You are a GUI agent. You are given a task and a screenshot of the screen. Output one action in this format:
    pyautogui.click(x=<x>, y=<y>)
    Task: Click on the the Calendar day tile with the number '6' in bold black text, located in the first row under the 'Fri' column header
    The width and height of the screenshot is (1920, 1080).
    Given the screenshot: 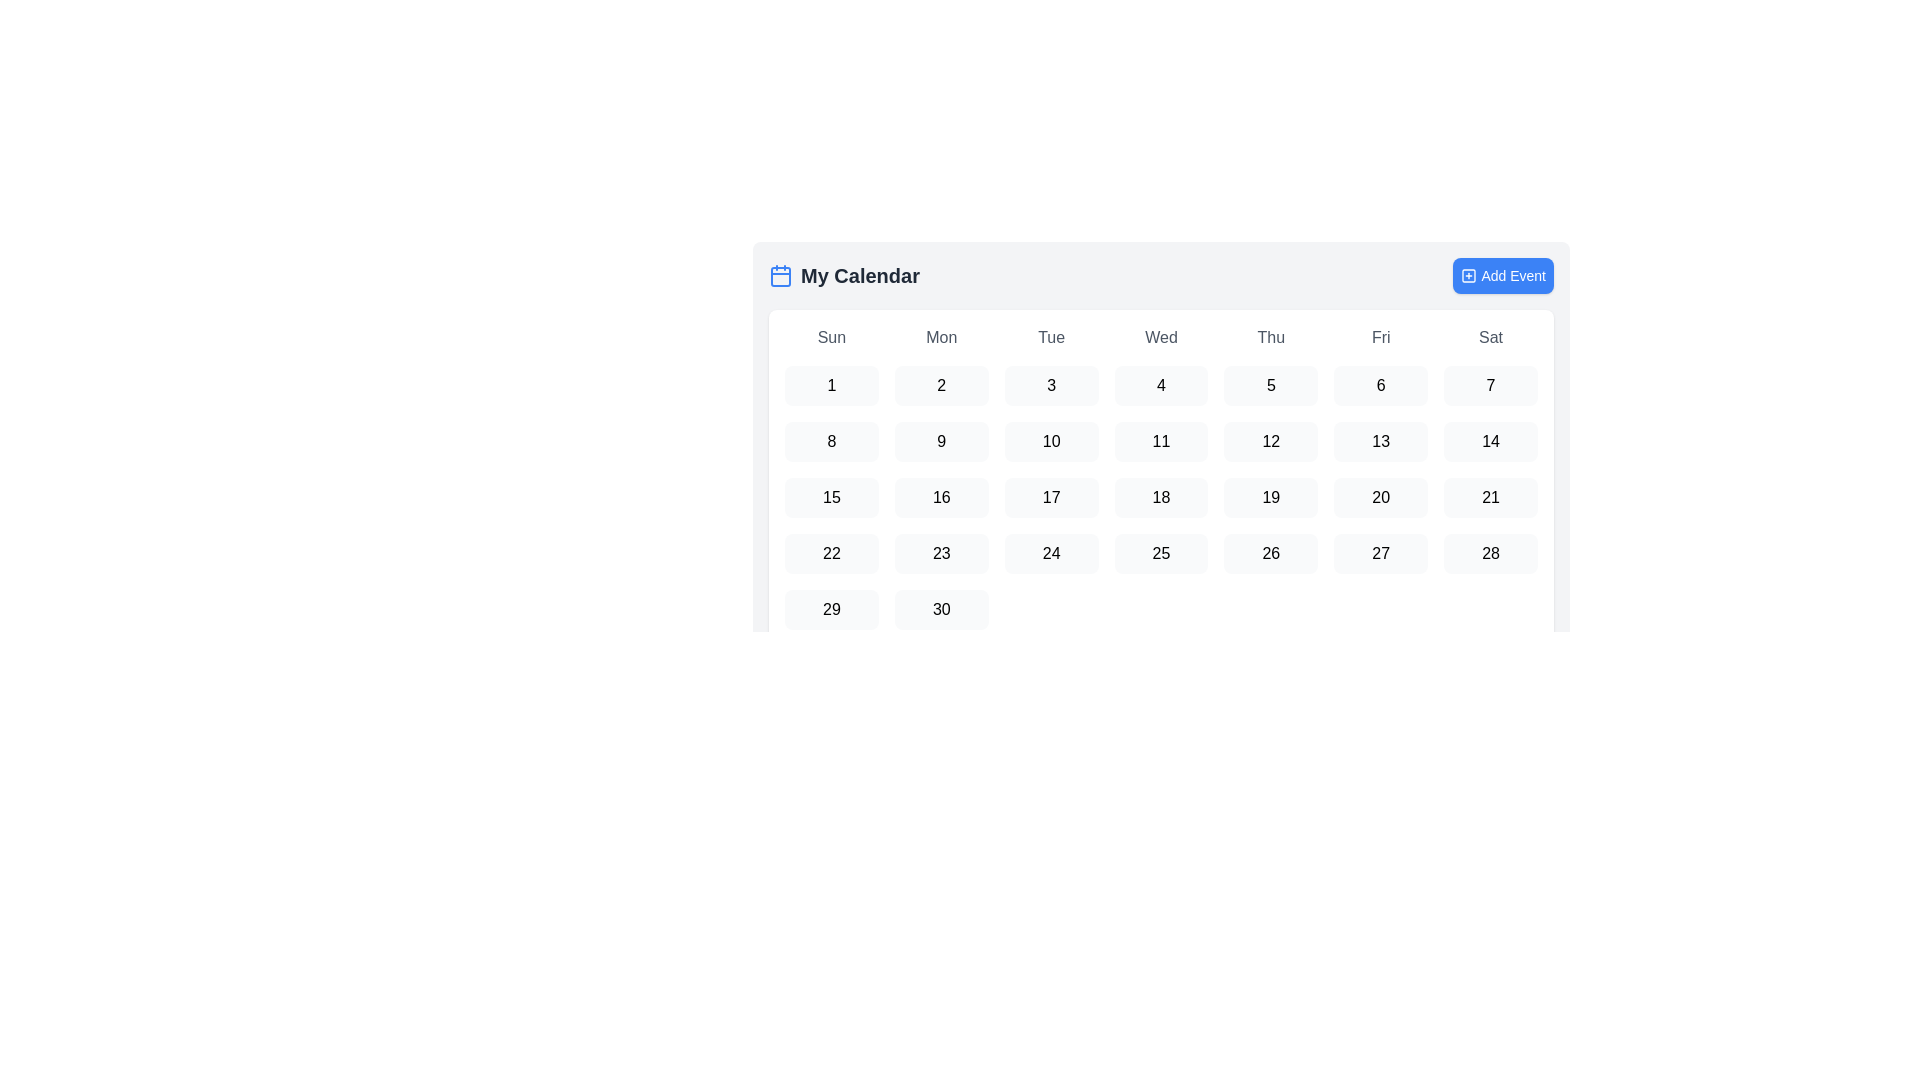 What is the action you would take?
    pyautogui.click(x=1380, y=385)
    